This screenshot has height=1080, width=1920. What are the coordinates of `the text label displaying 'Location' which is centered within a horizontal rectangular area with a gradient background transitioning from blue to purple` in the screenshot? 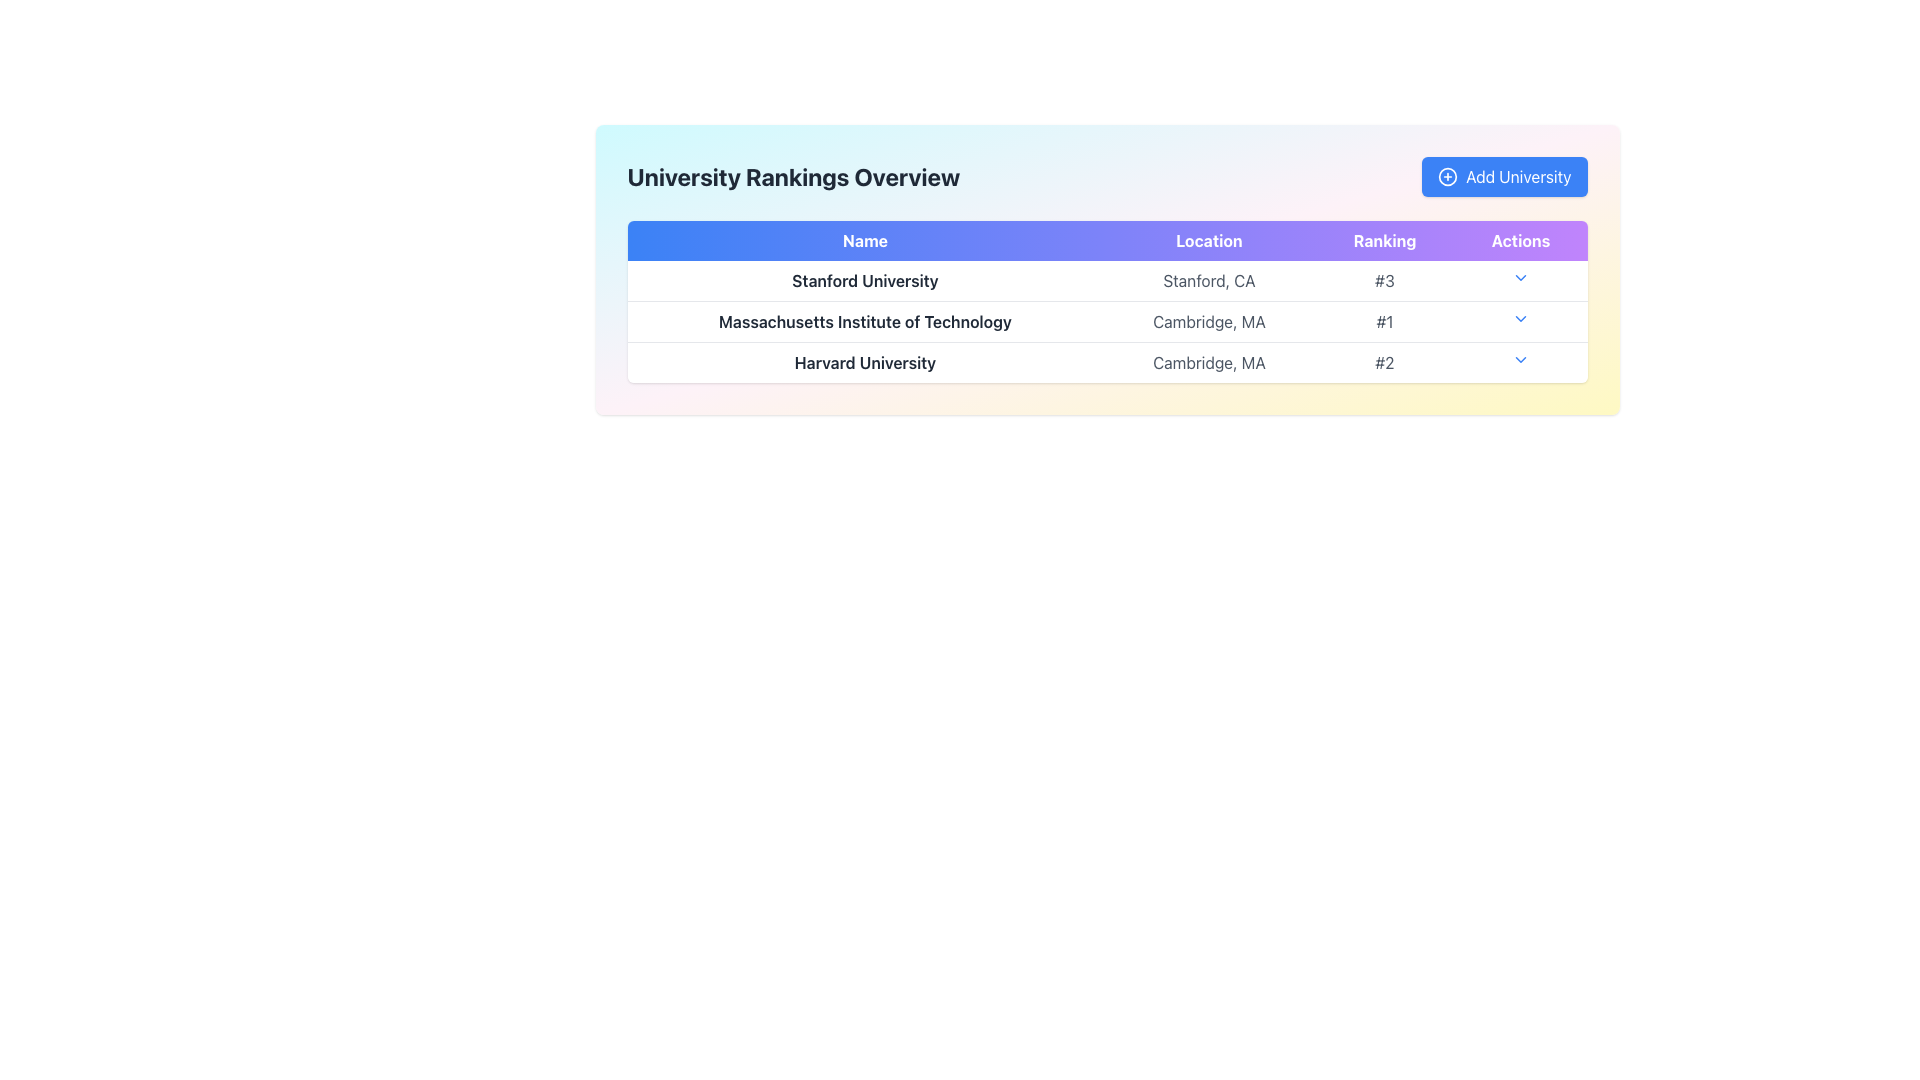 It's located at (1208, 239).